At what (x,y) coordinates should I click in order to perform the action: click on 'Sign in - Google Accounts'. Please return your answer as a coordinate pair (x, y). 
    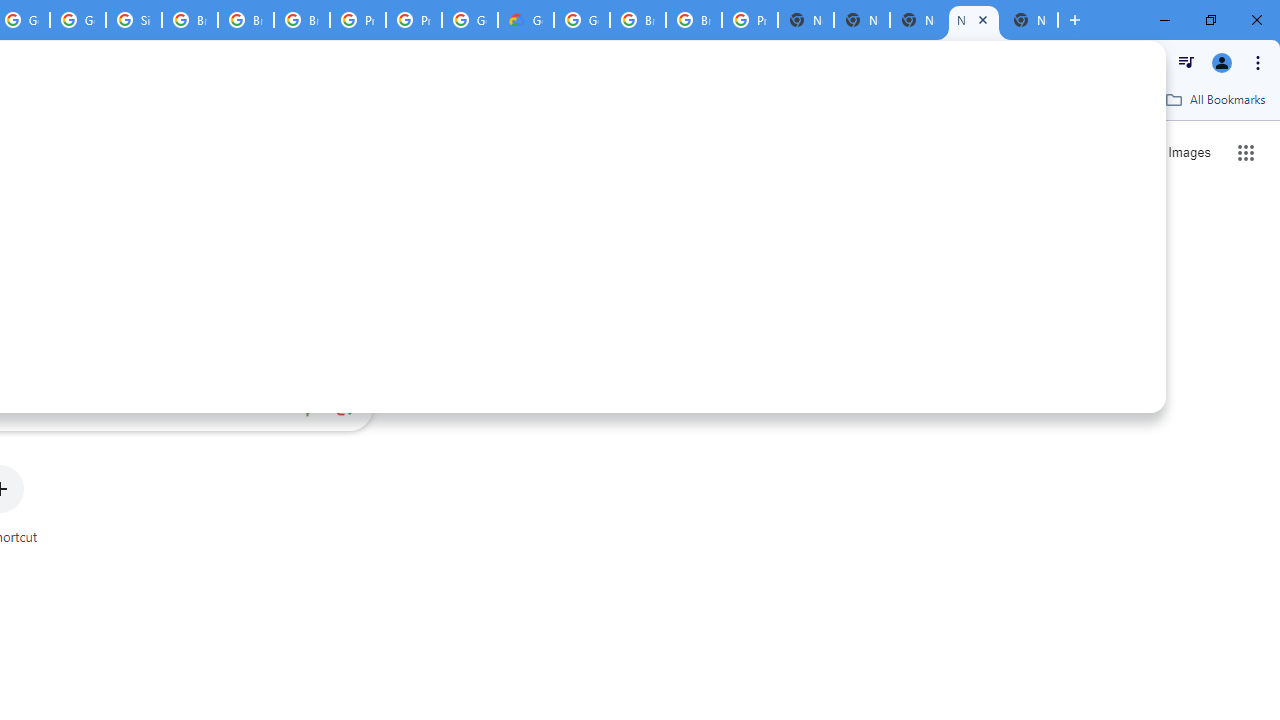
    Looking at the image, I should click on (133, 20).